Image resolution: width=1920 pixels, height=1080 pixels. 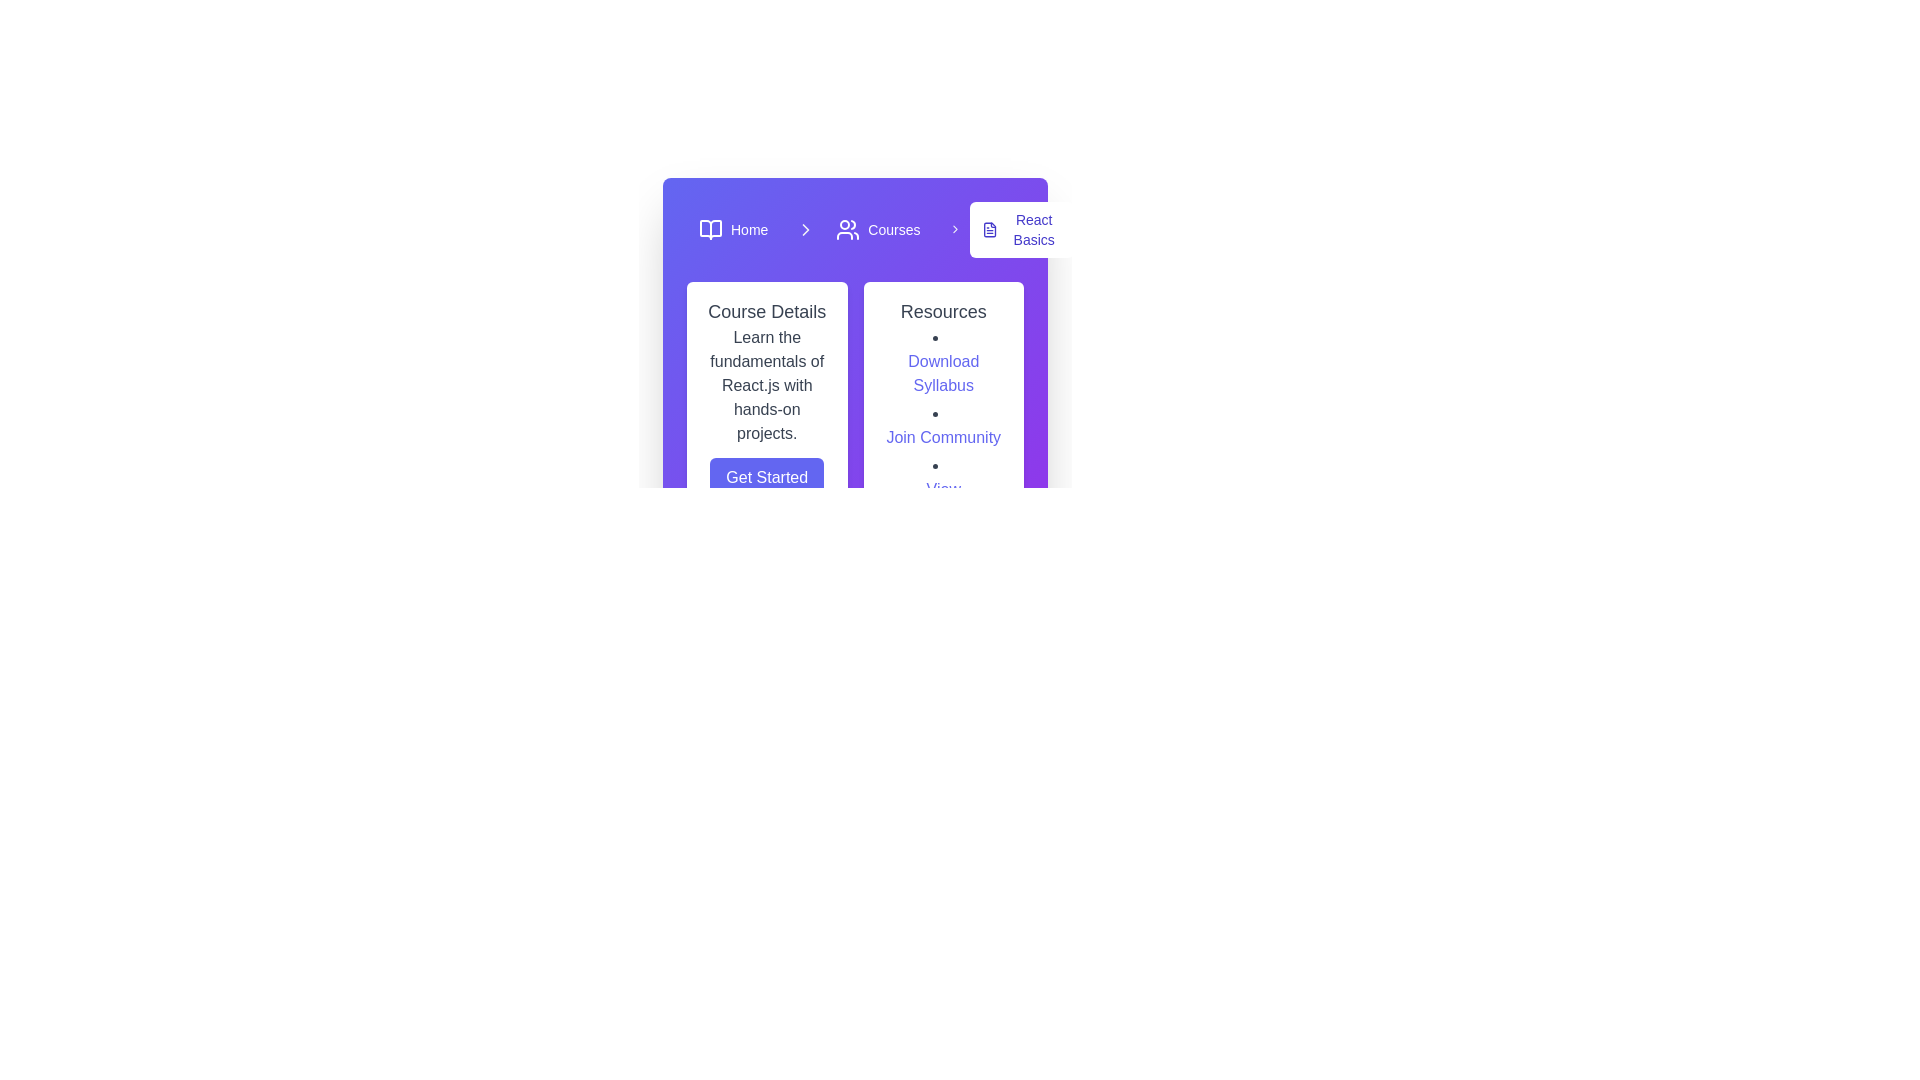 What do you see at coordinates (878, 229) in the screenshot?
I see `the second interactive button in the horizontal navigation bar, which serves as a link to the 'Courses' section` at bounding box center [878, 229].